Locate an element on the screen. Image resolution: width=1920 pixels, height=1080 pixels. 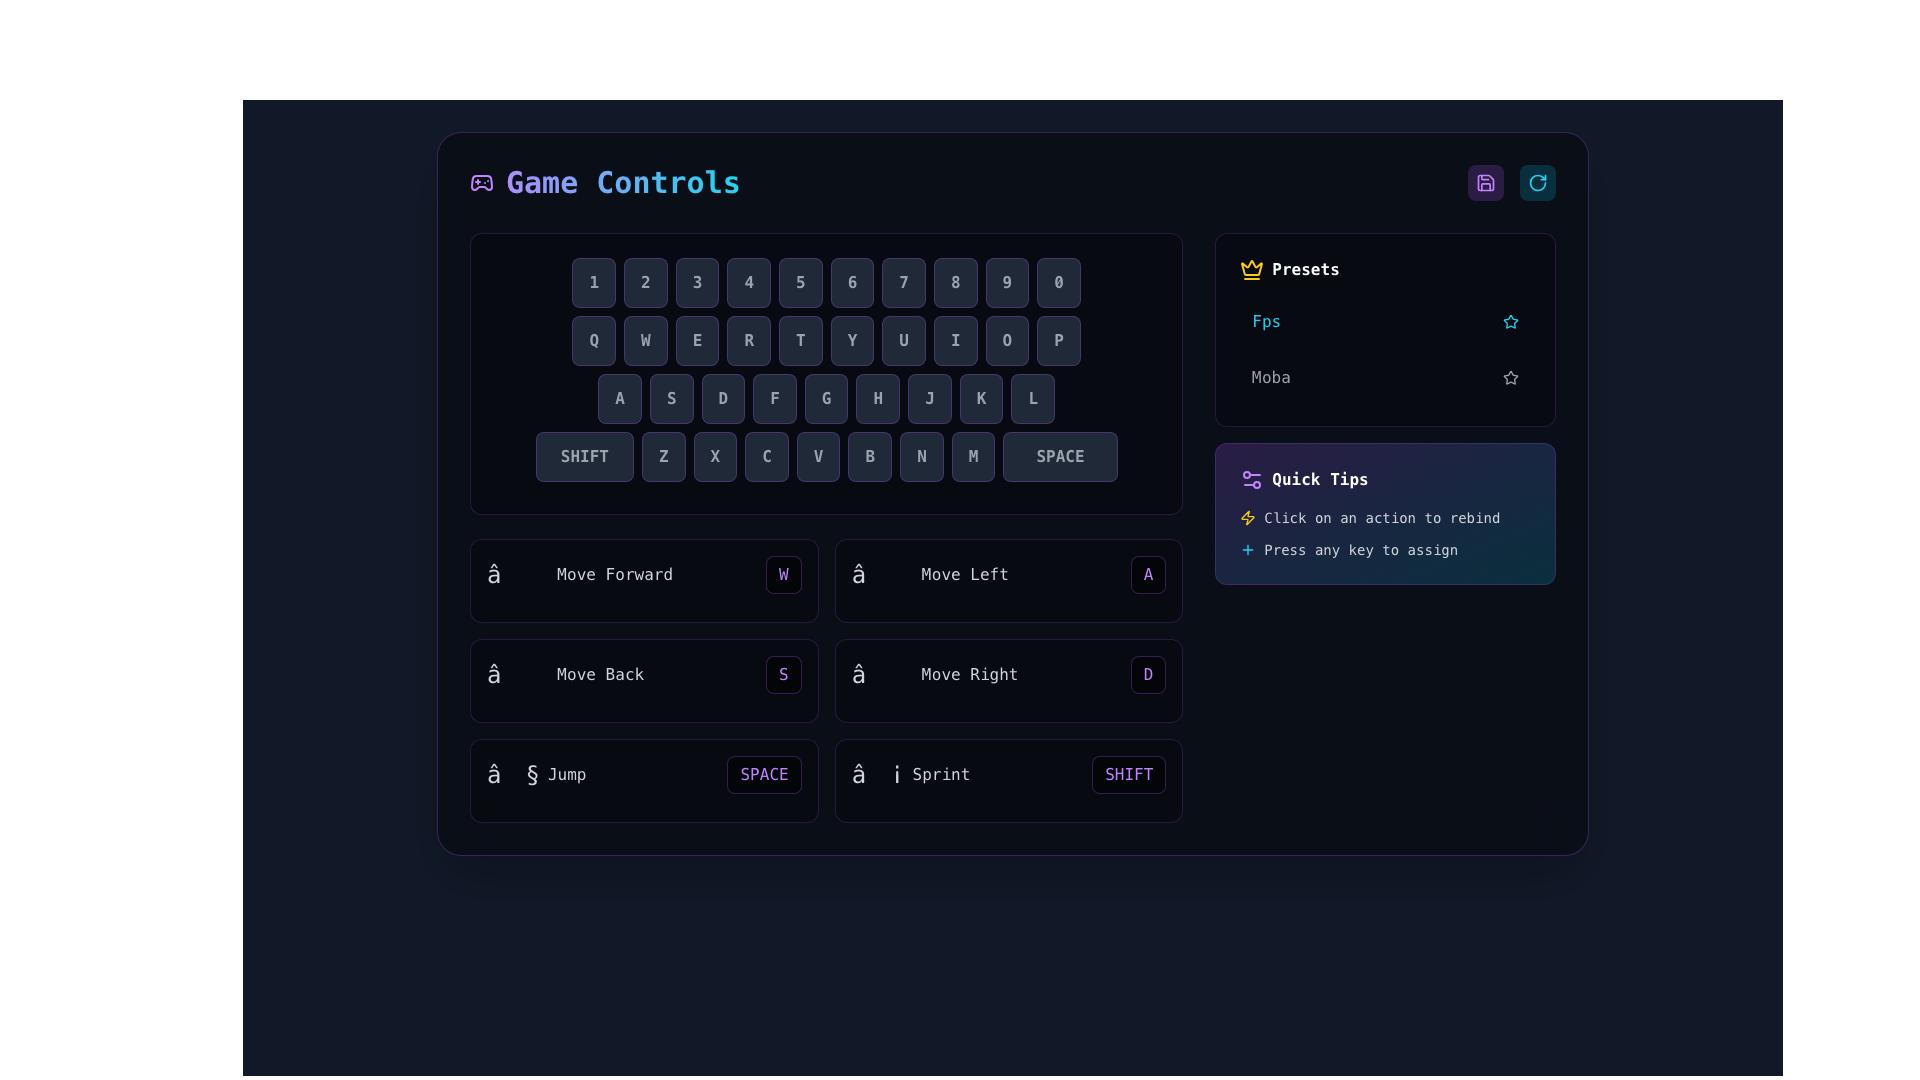
details of the interactive card displaying the 'Sprint' action binding associated with the 'SHIFT' key, located in the bottom right column of the grid layout is located at coordinates (1008, 779).